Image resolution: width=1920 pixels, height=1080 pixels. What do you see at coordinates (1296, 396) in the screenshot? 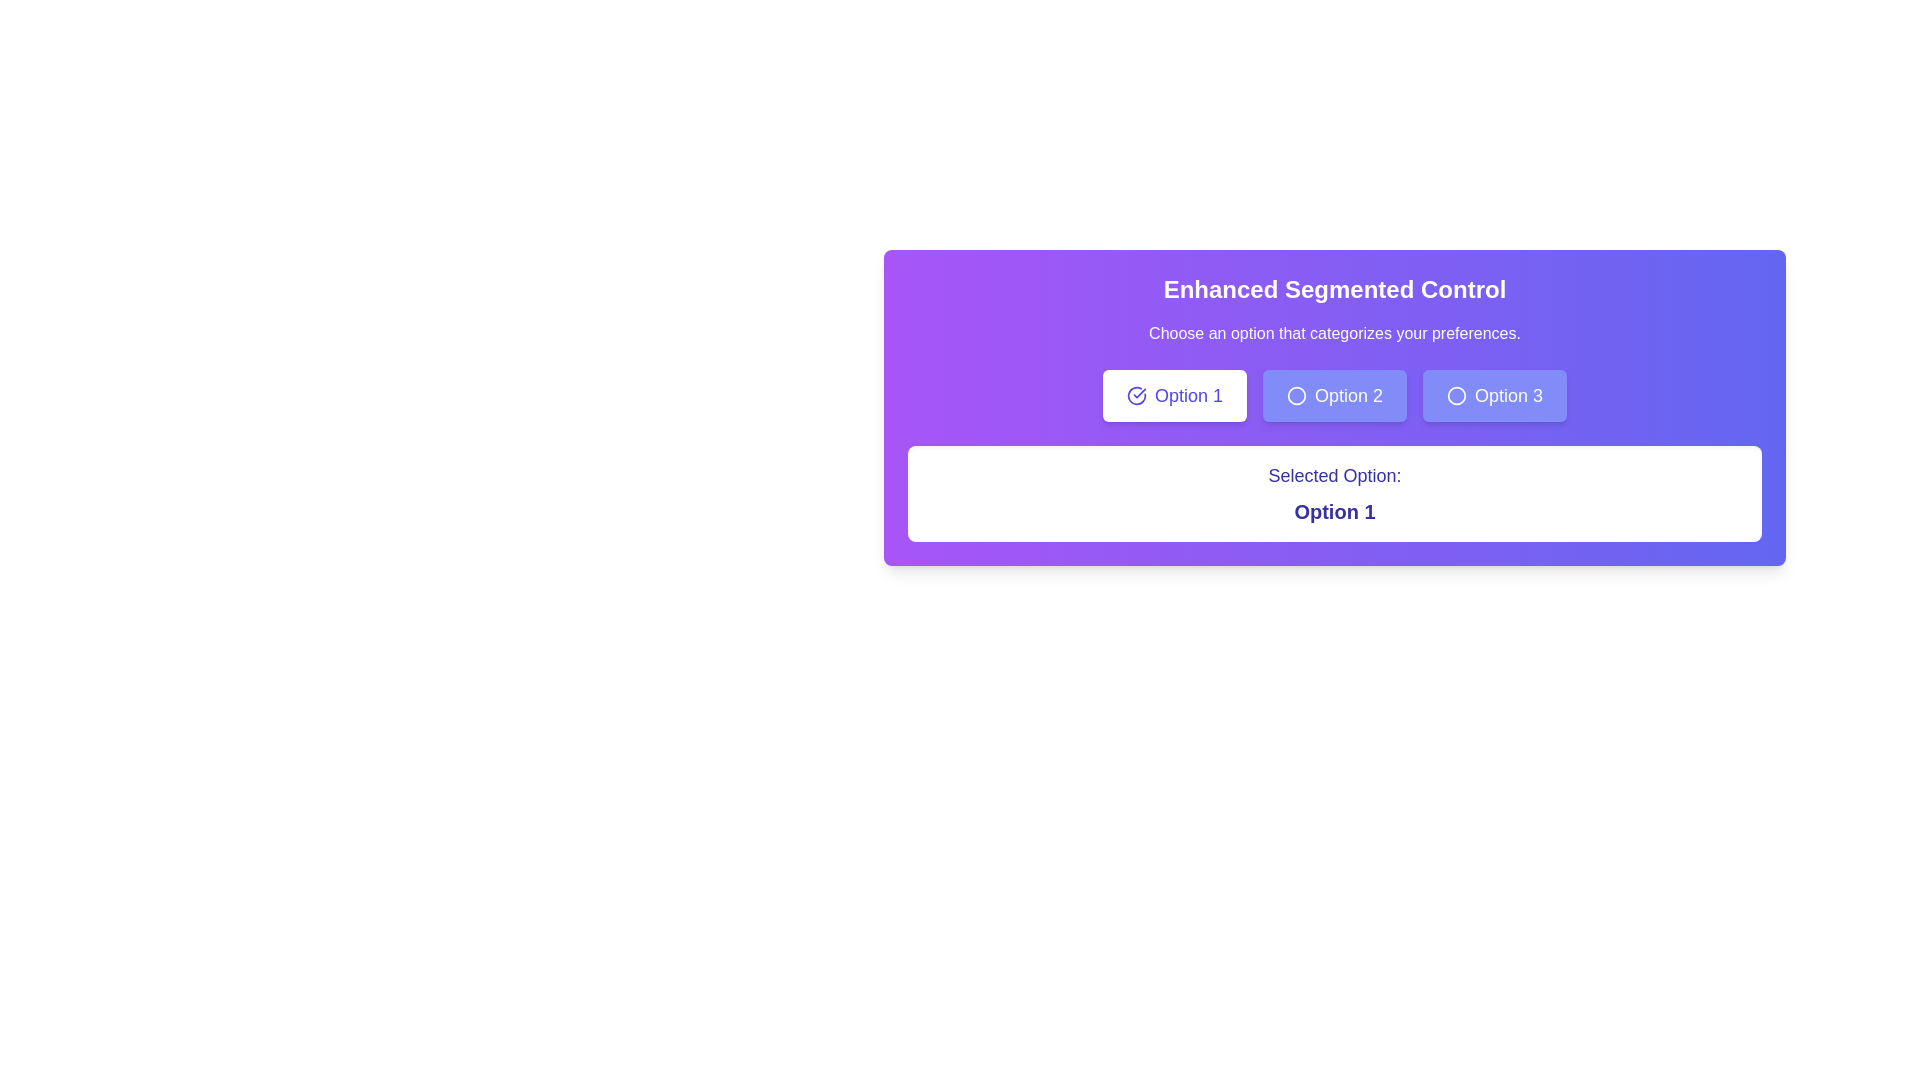
I see `the decorative SVG Circle inside the 'Option 2' button located in the middle of the purple panel` at bounding box center [1296, 396].